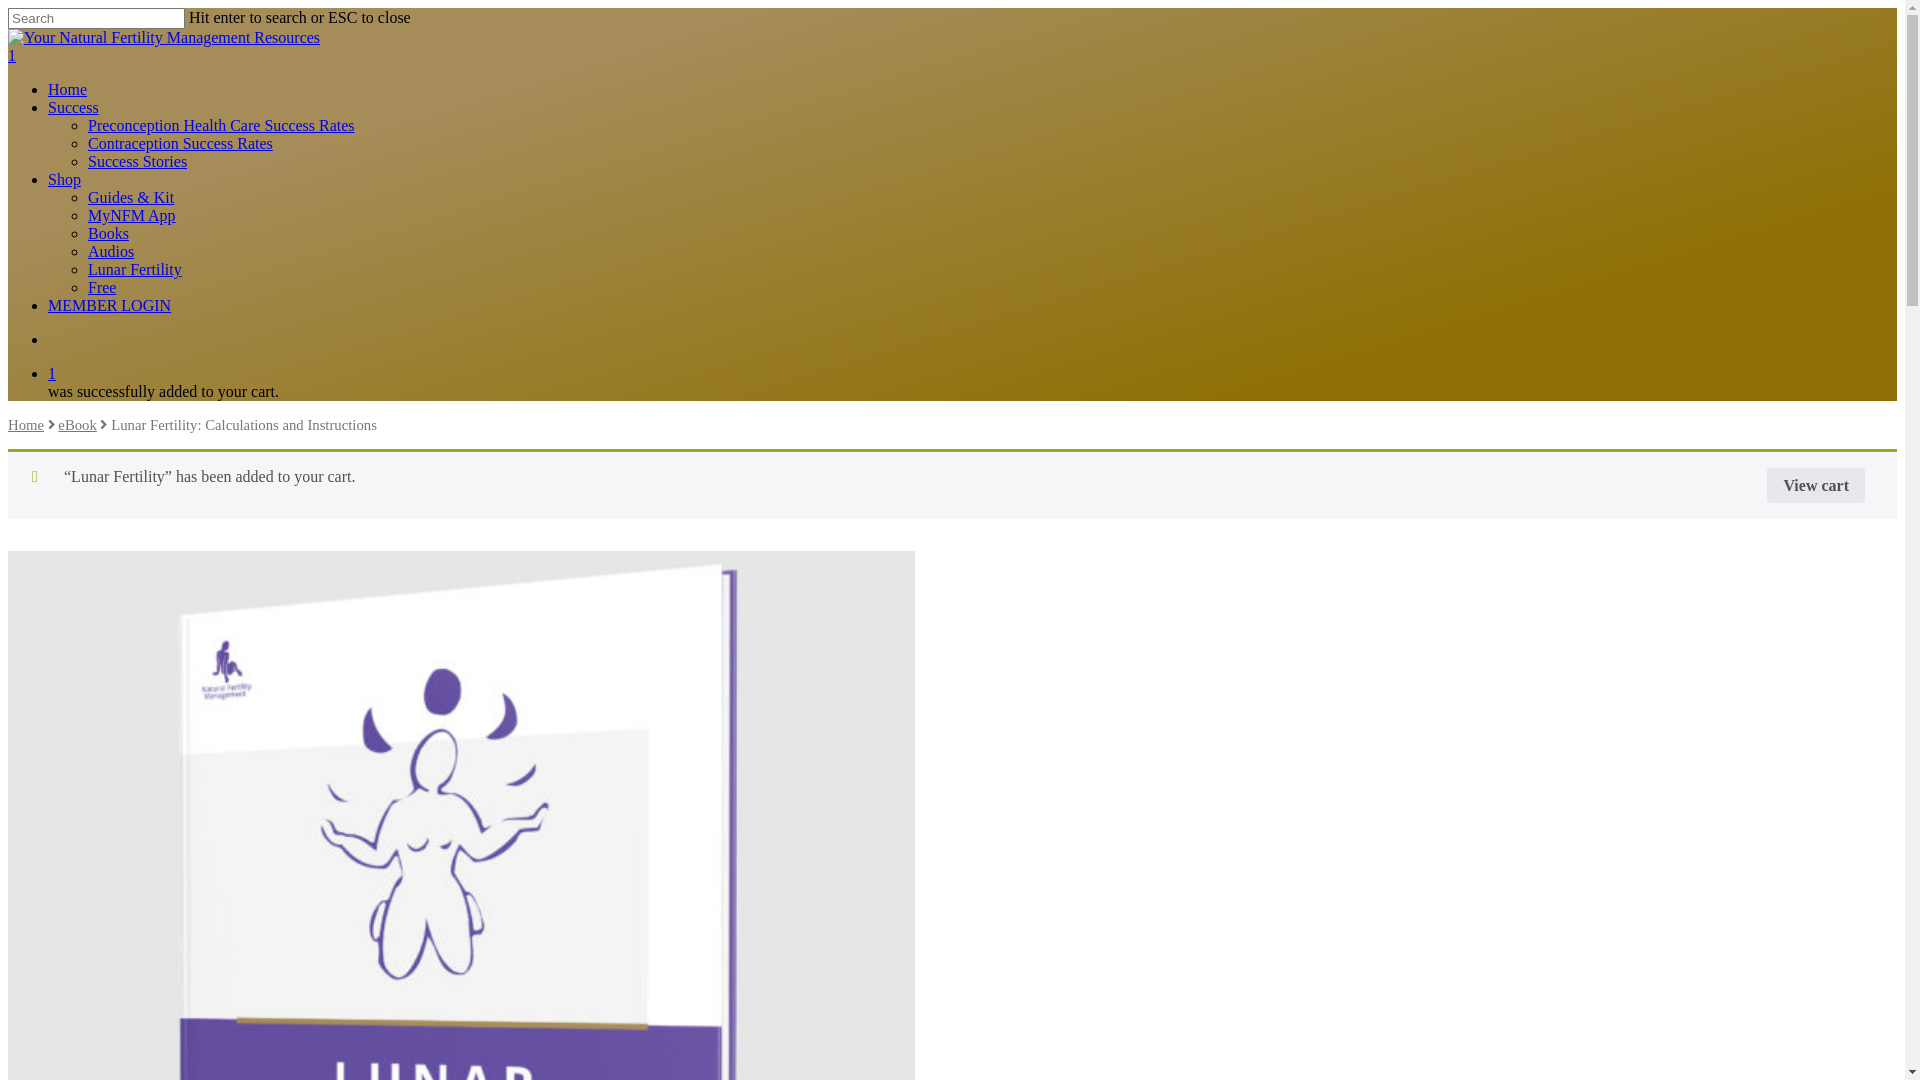 The image size is (1920, 1080). What do you see at coordinates (86, 197) in the screenshot?
I see `'Guides & Kit'` at bounding box center [86, 197].